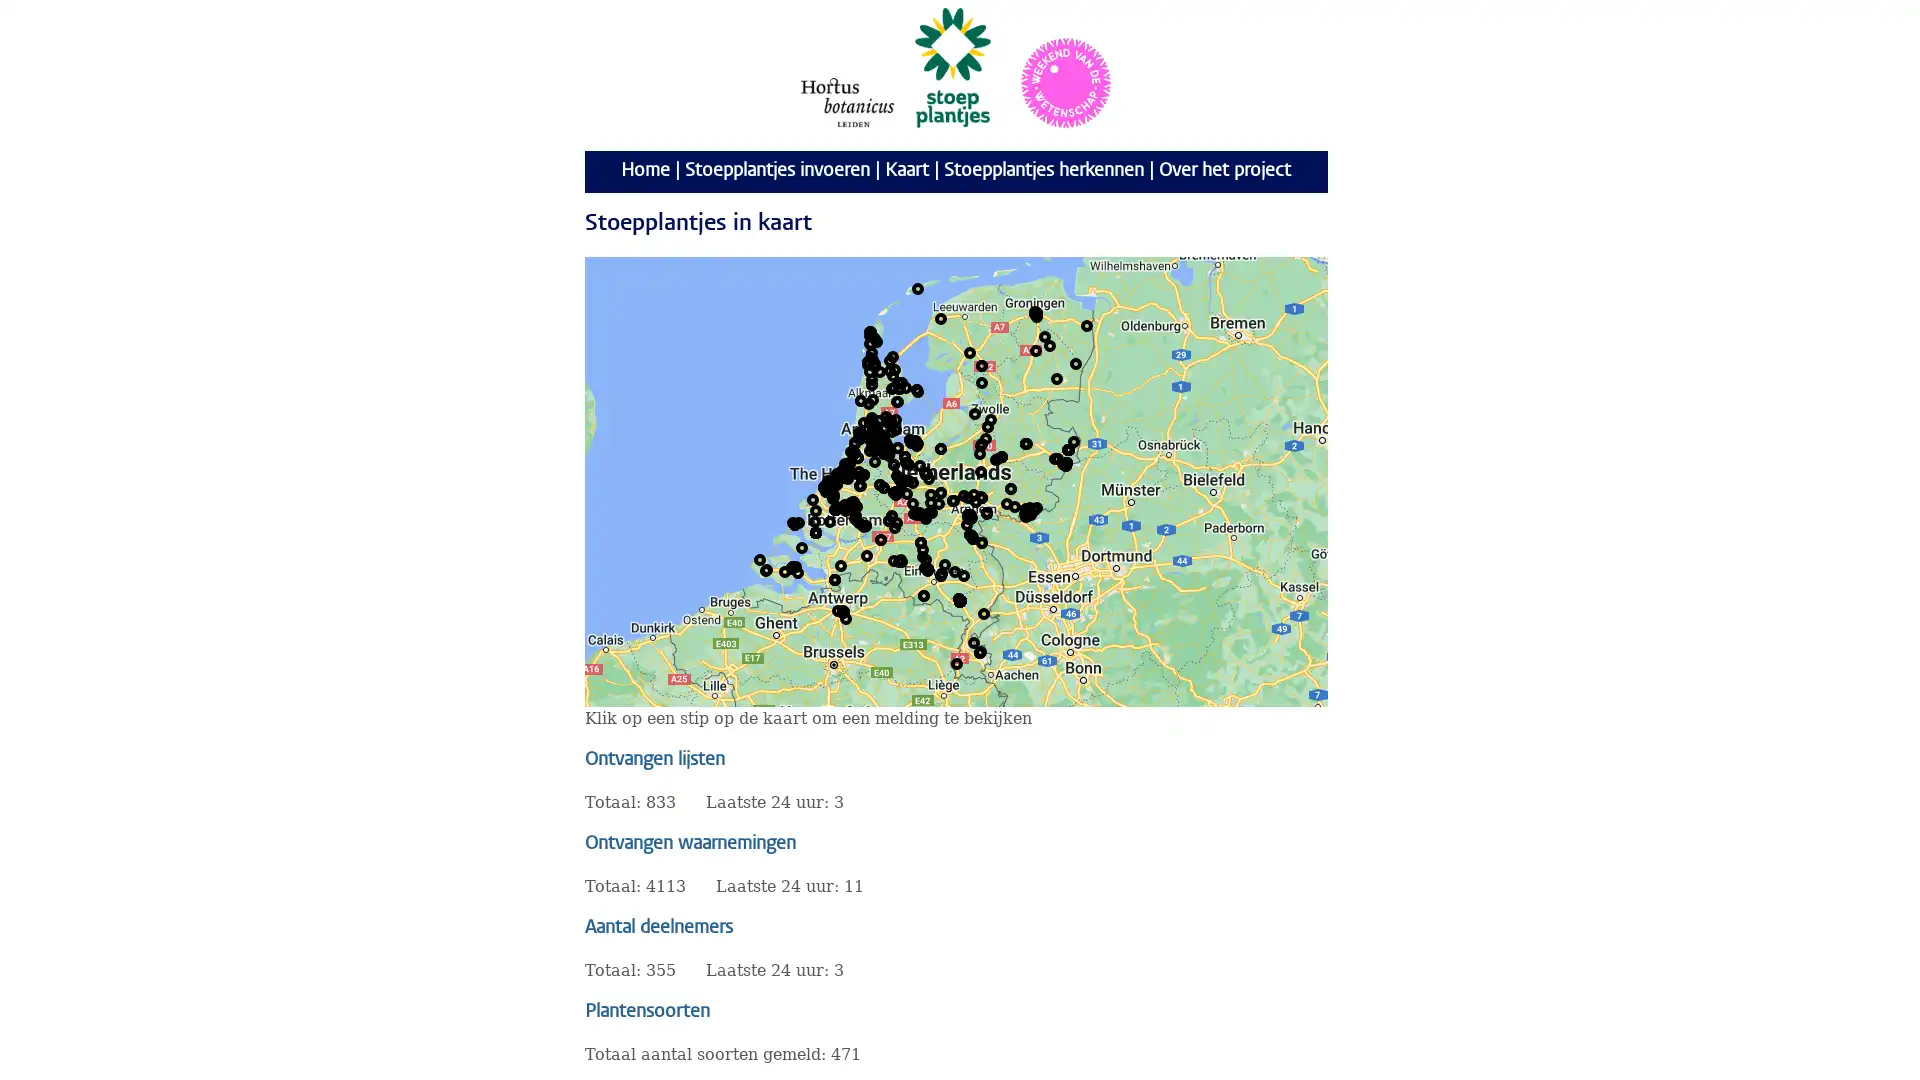  I want to click on Telling van Frans Weisscher op 14 januari 2022, so click(841, 477).